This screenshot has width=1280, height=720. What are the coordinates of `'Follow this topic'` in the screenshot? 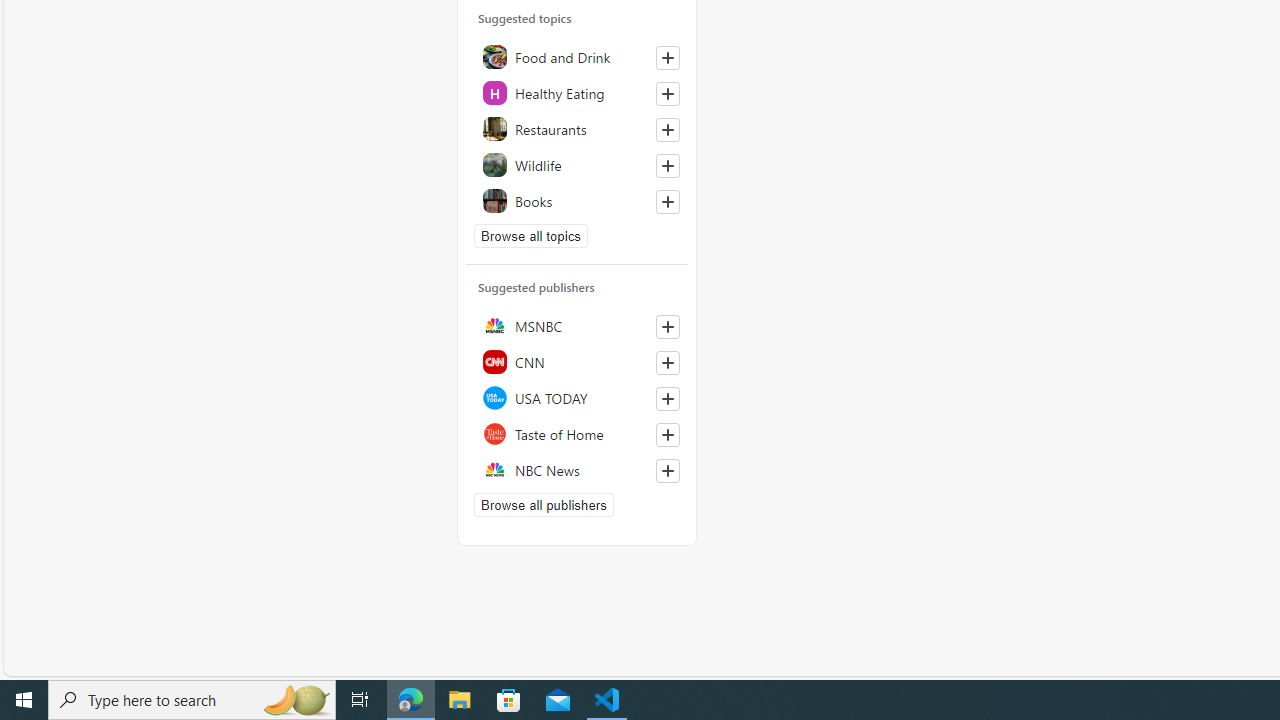 It's located at (667, 201).